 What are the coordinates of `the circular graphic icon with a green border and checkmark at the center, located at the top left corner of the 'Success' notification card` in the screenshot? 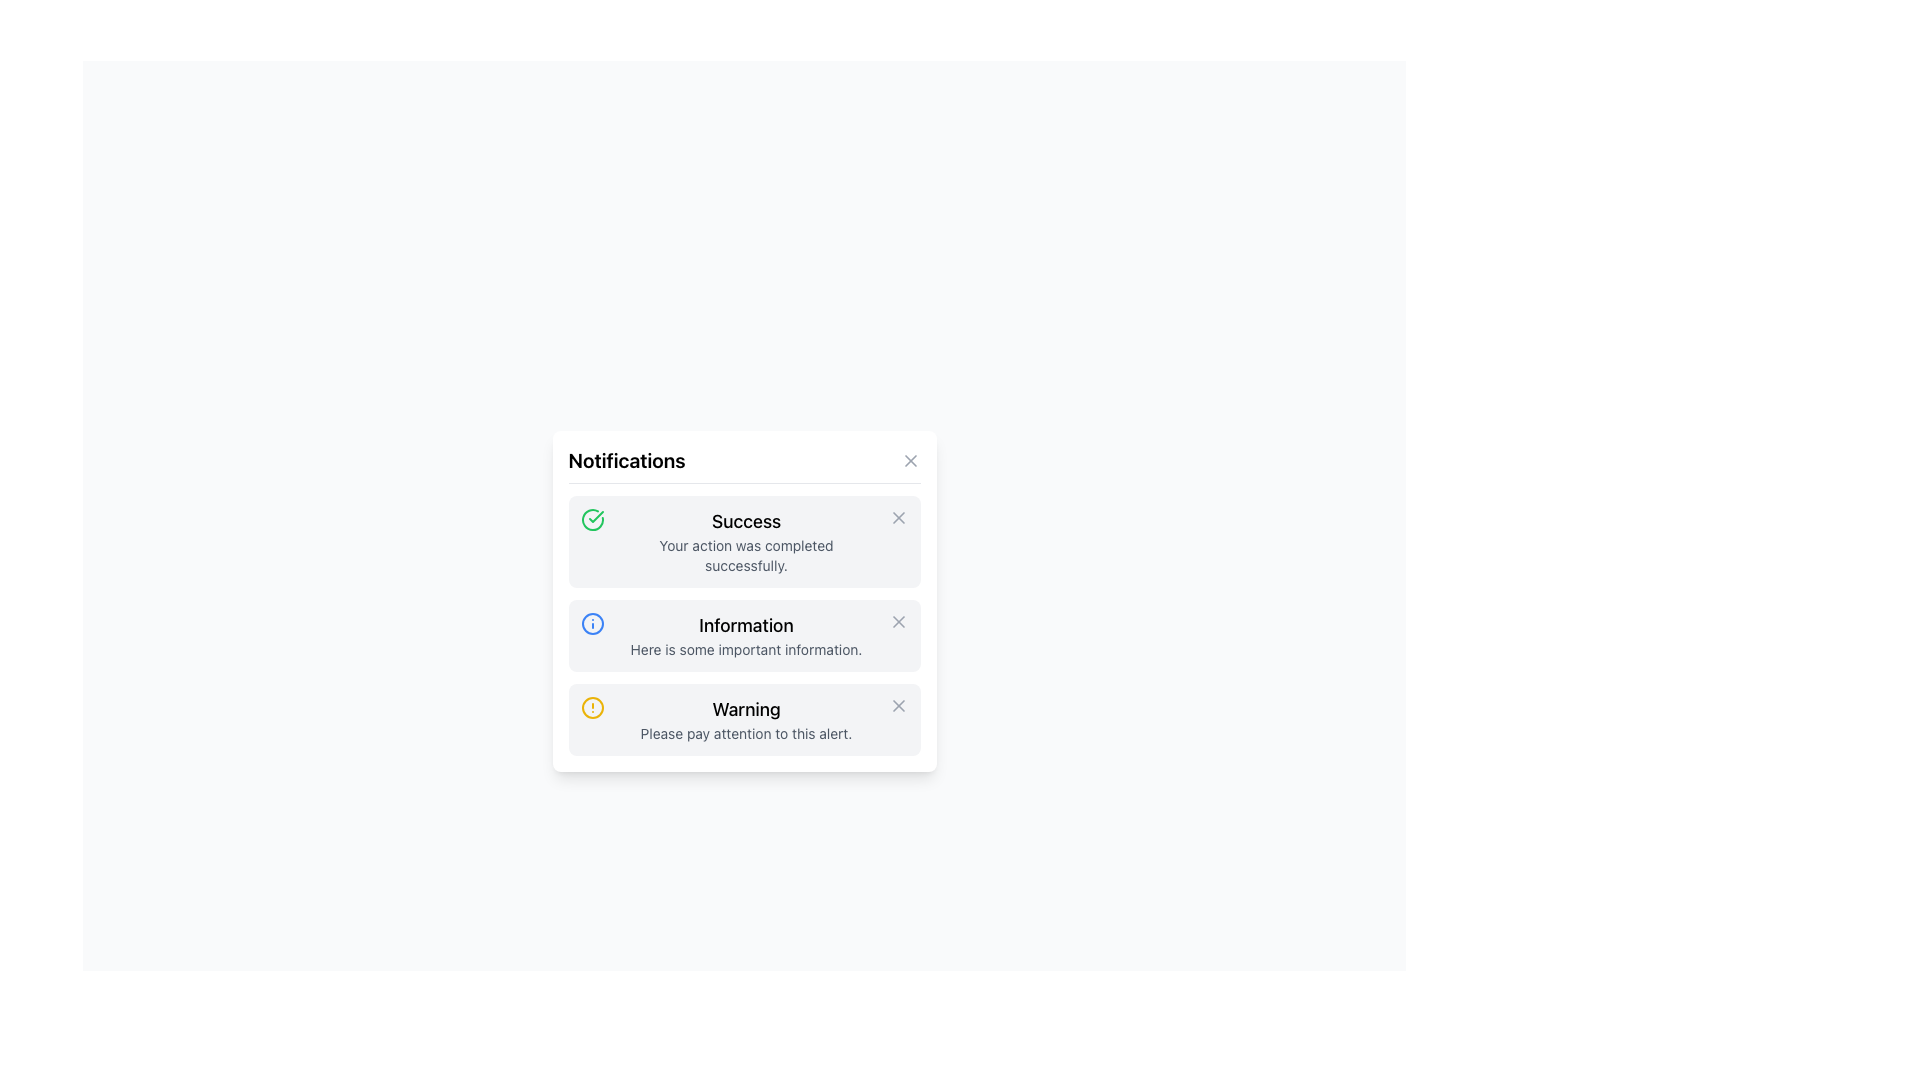 It's located at (591, 518).